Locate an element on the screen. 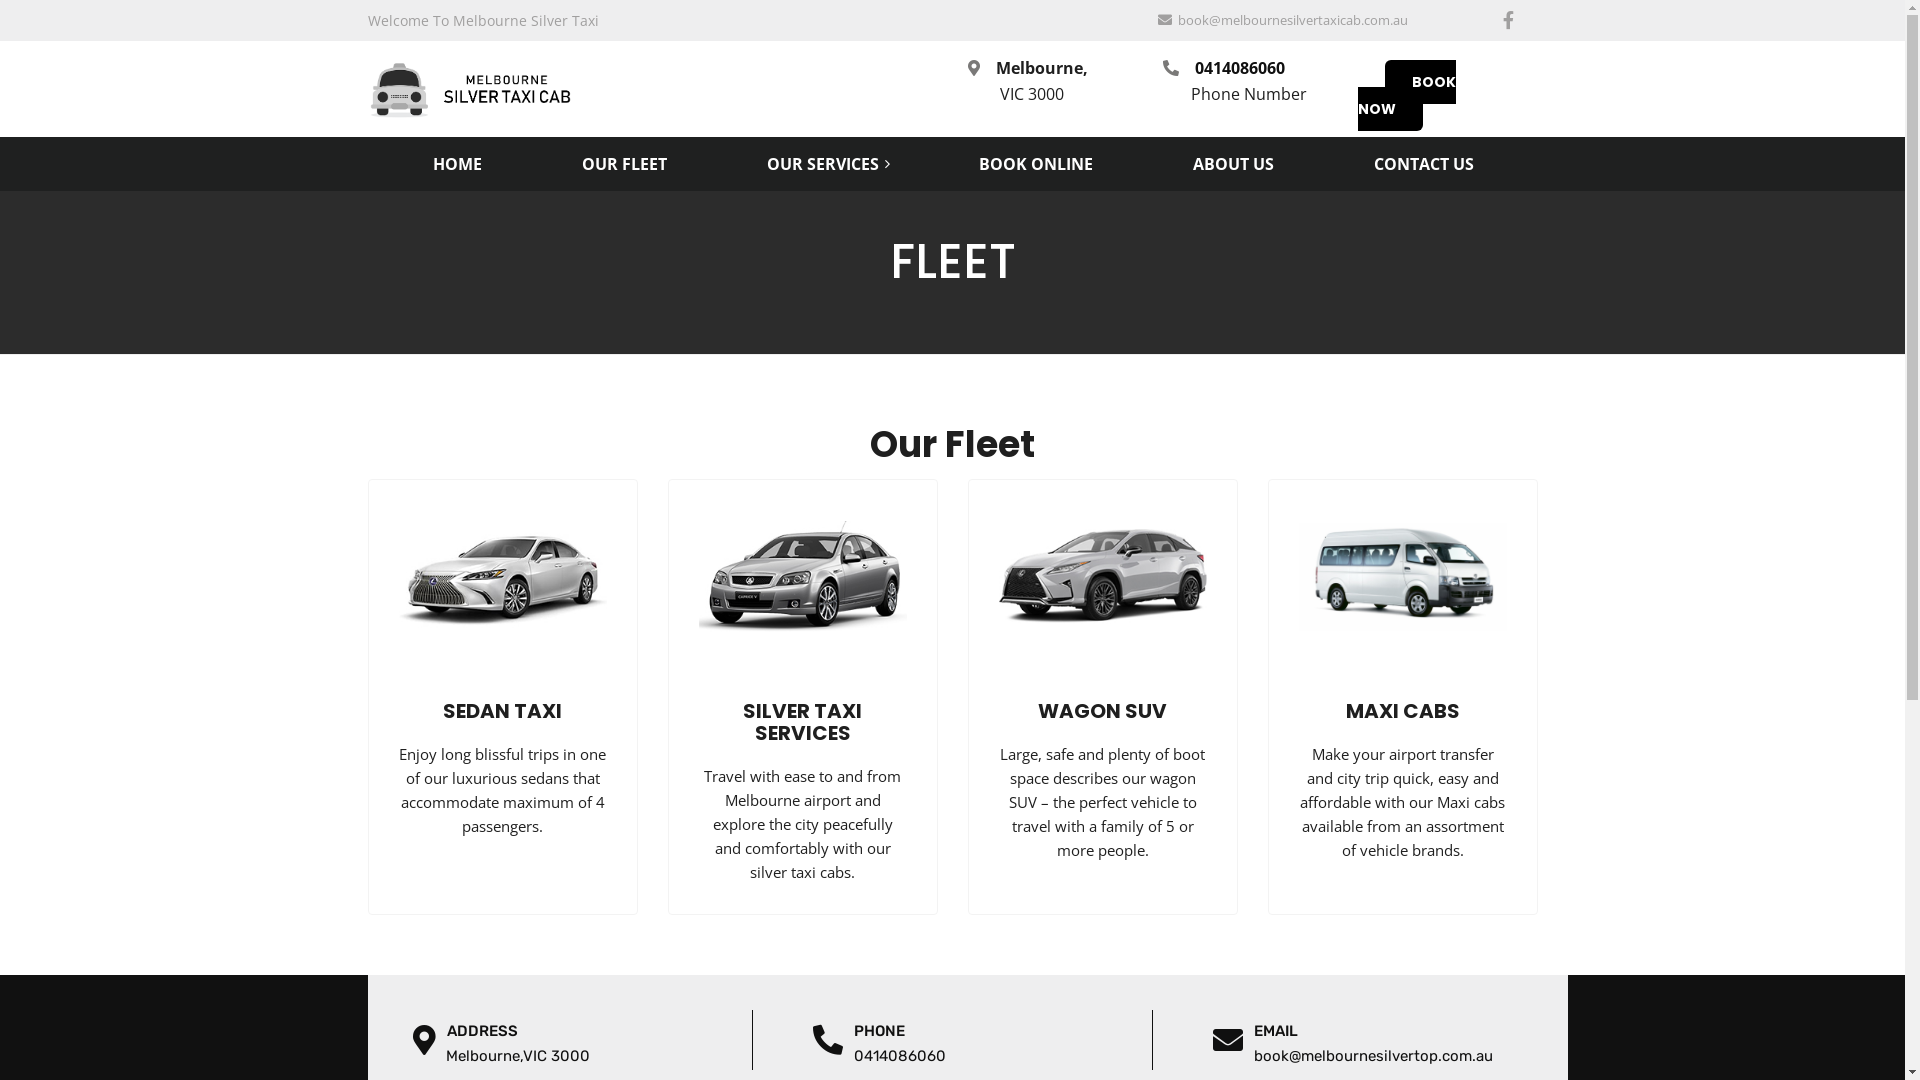 Image resolution: width=1920 pixels, height=1080 pixels. '         book@melbournesilvertop.com.au' is located at coordinates (1355, 1055).